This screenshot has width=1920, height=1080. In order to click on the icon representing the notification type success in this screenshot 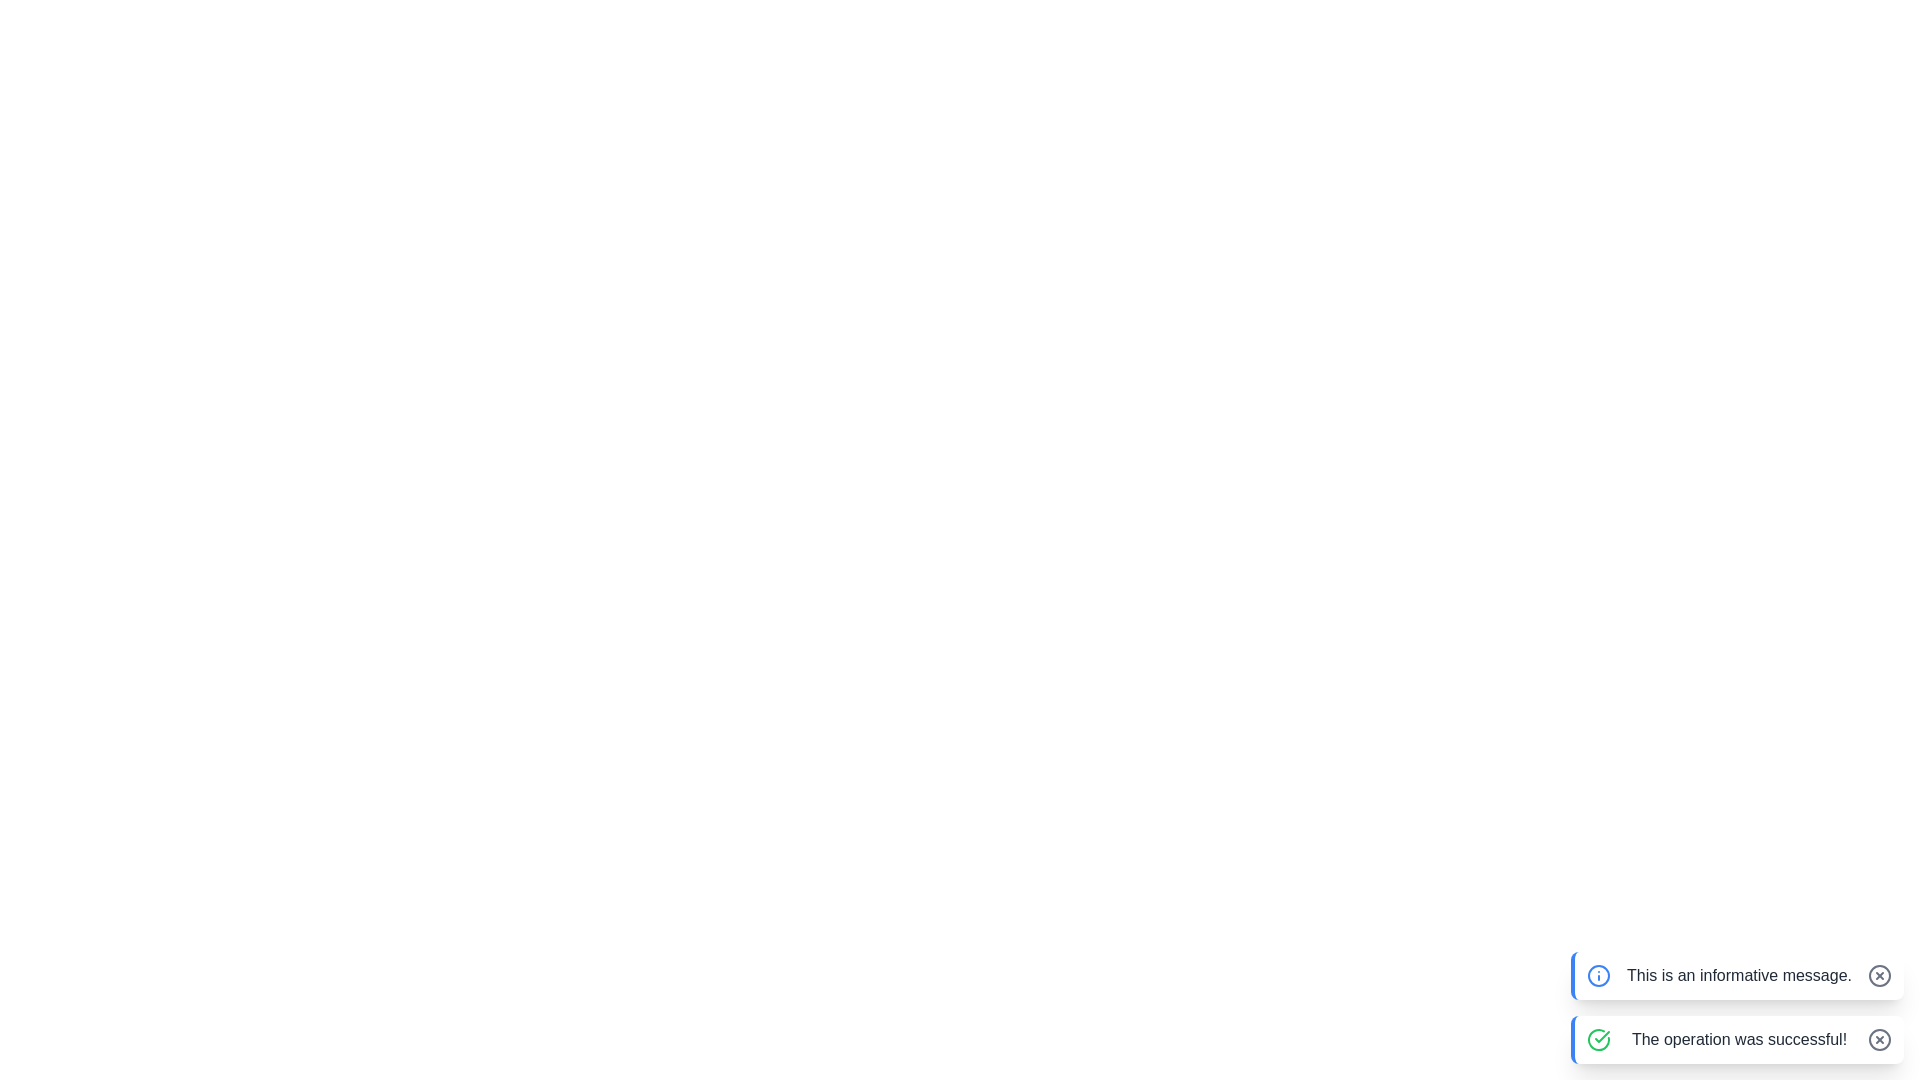, I will do `click(1597, 1039)`.